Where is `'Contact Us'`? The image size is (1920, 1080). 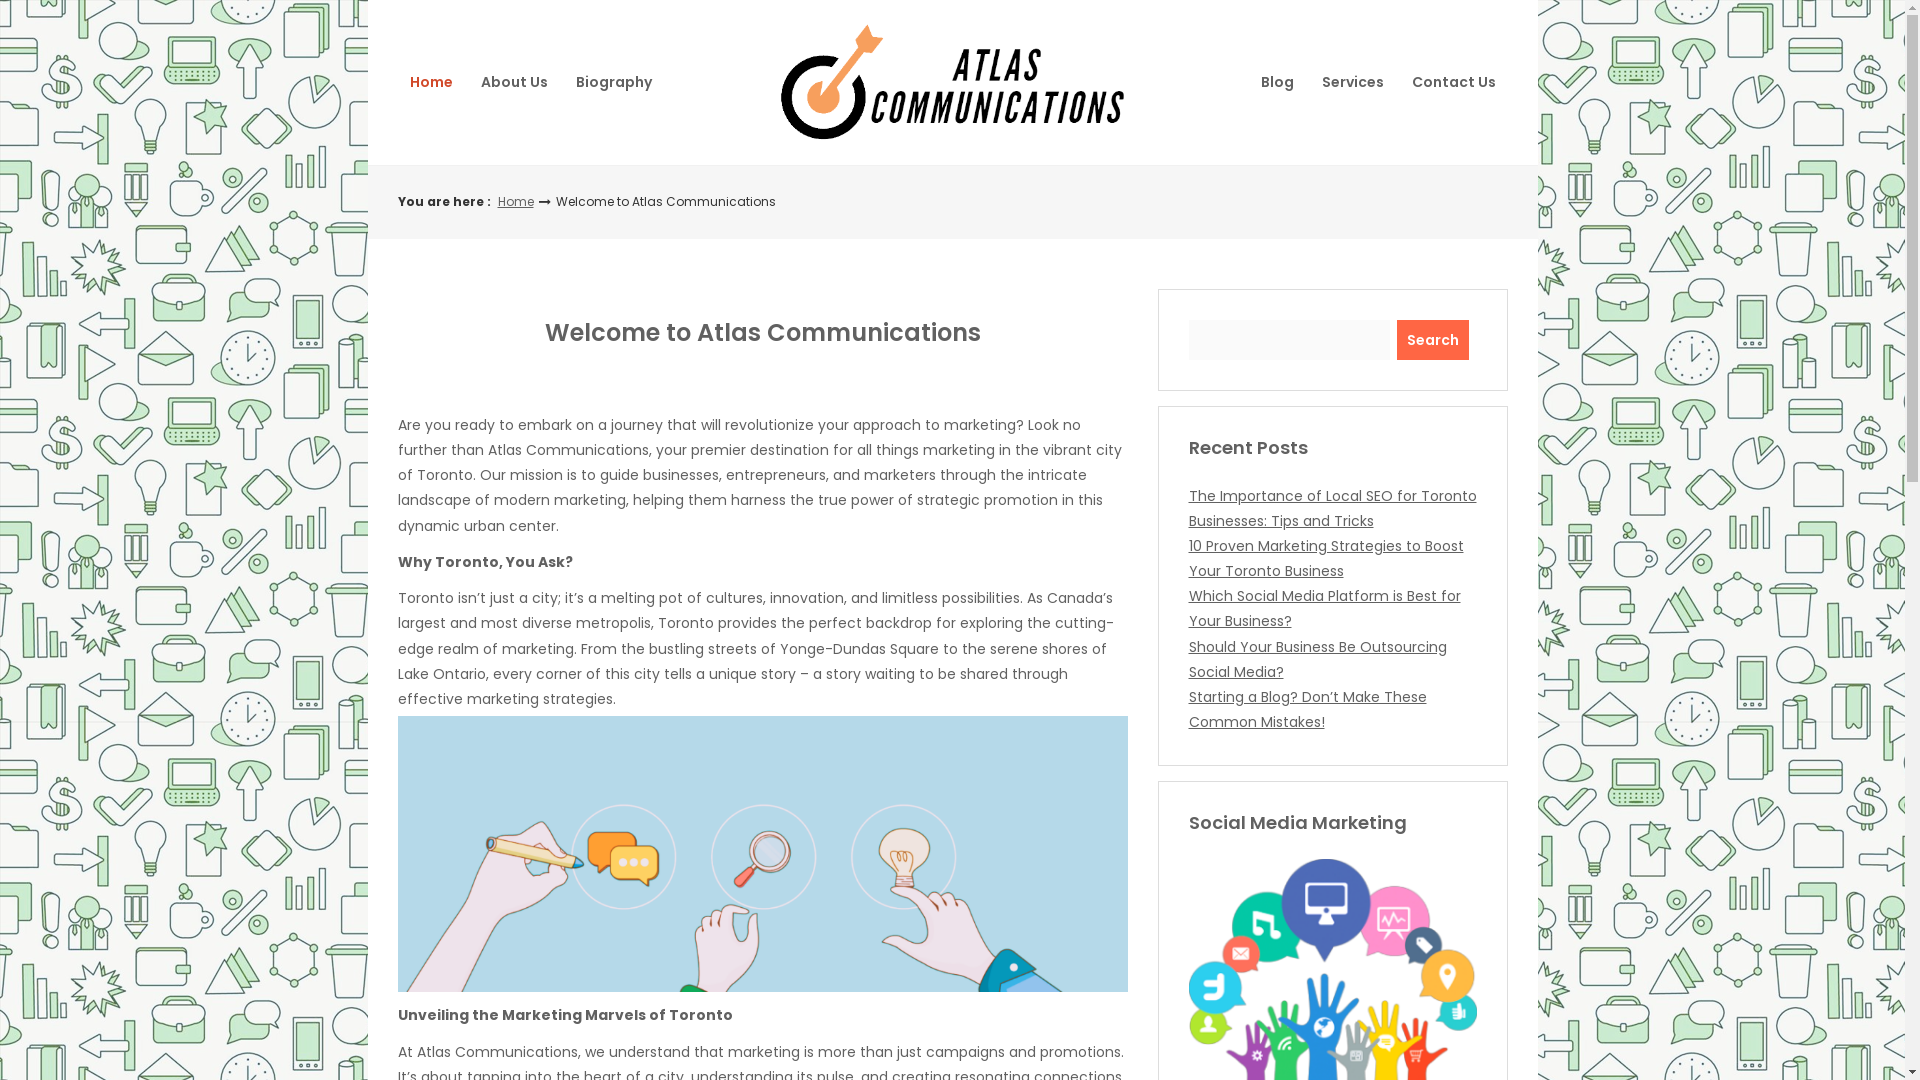 'Contact Us' is located at coordinates (1454, 81).